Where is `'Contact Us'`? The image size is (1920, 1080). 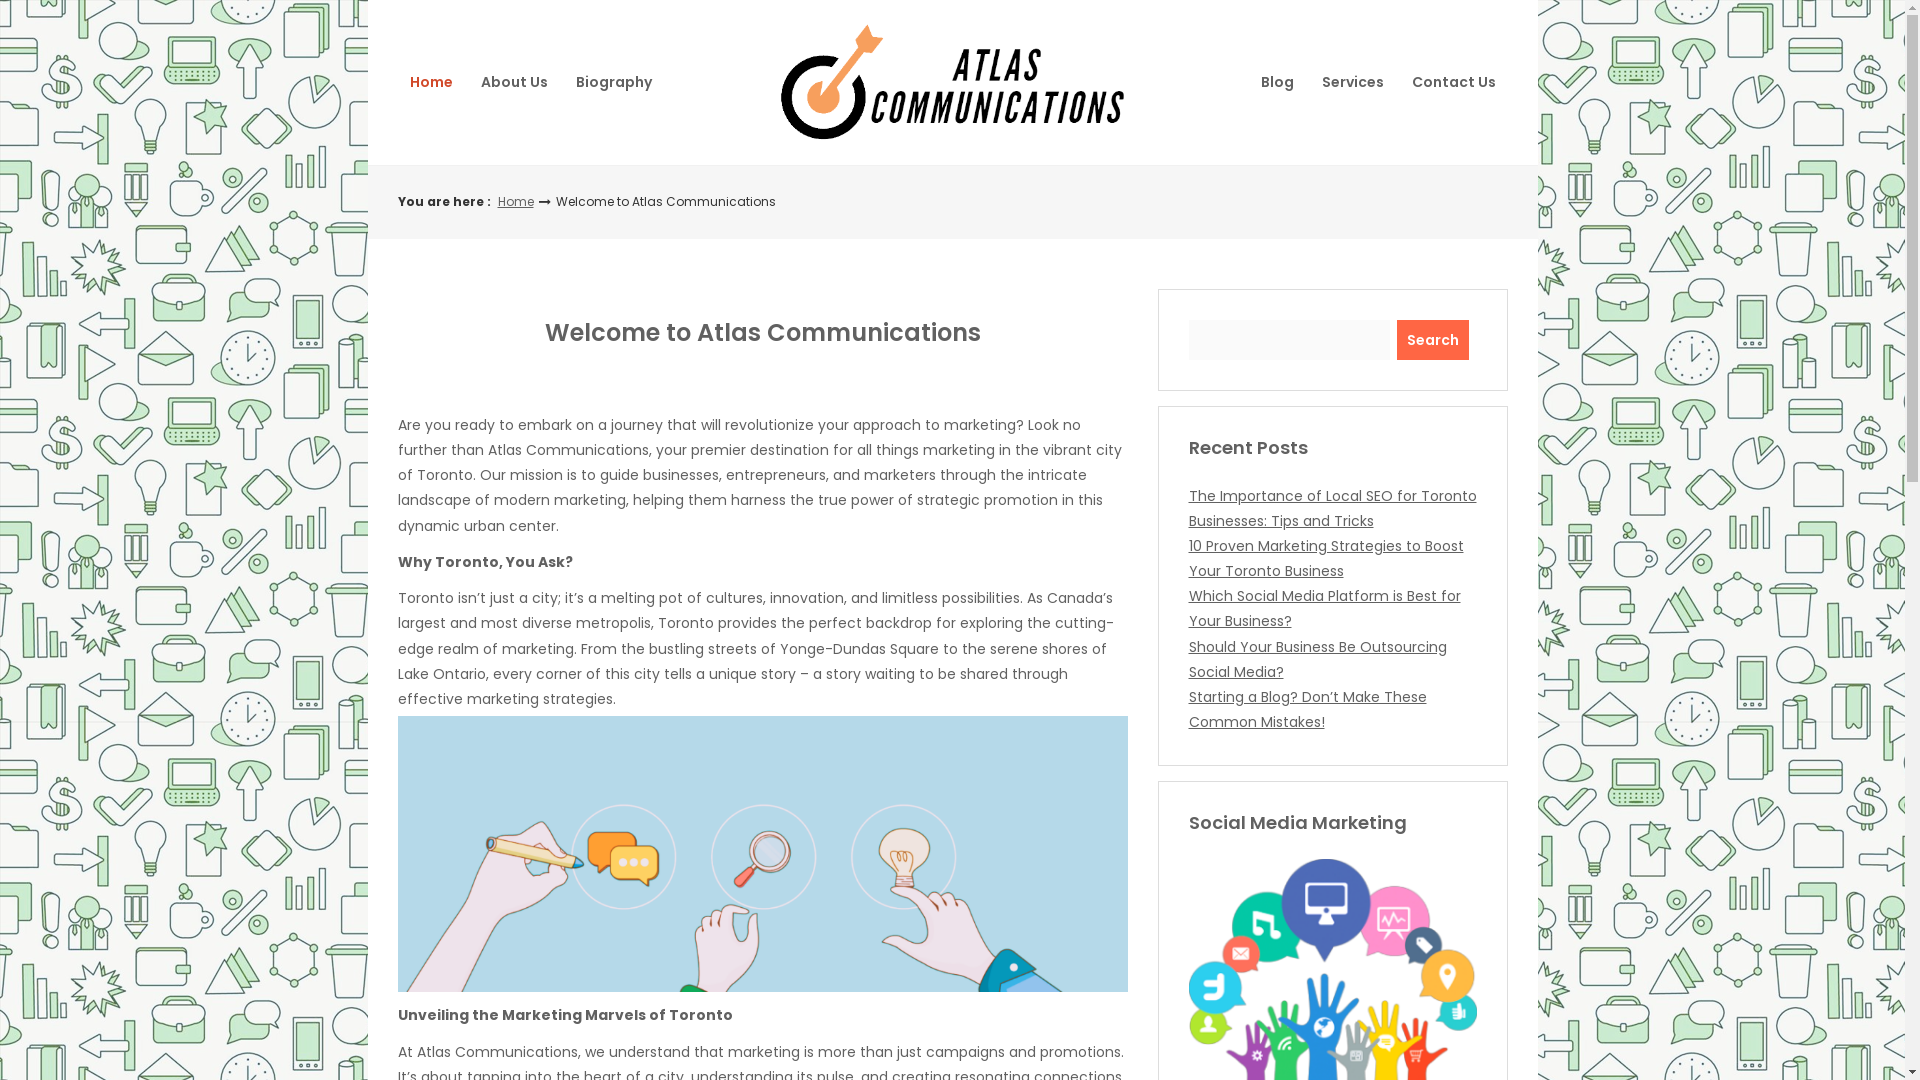 'Contact Us' is located at coordinates (1454, 81).